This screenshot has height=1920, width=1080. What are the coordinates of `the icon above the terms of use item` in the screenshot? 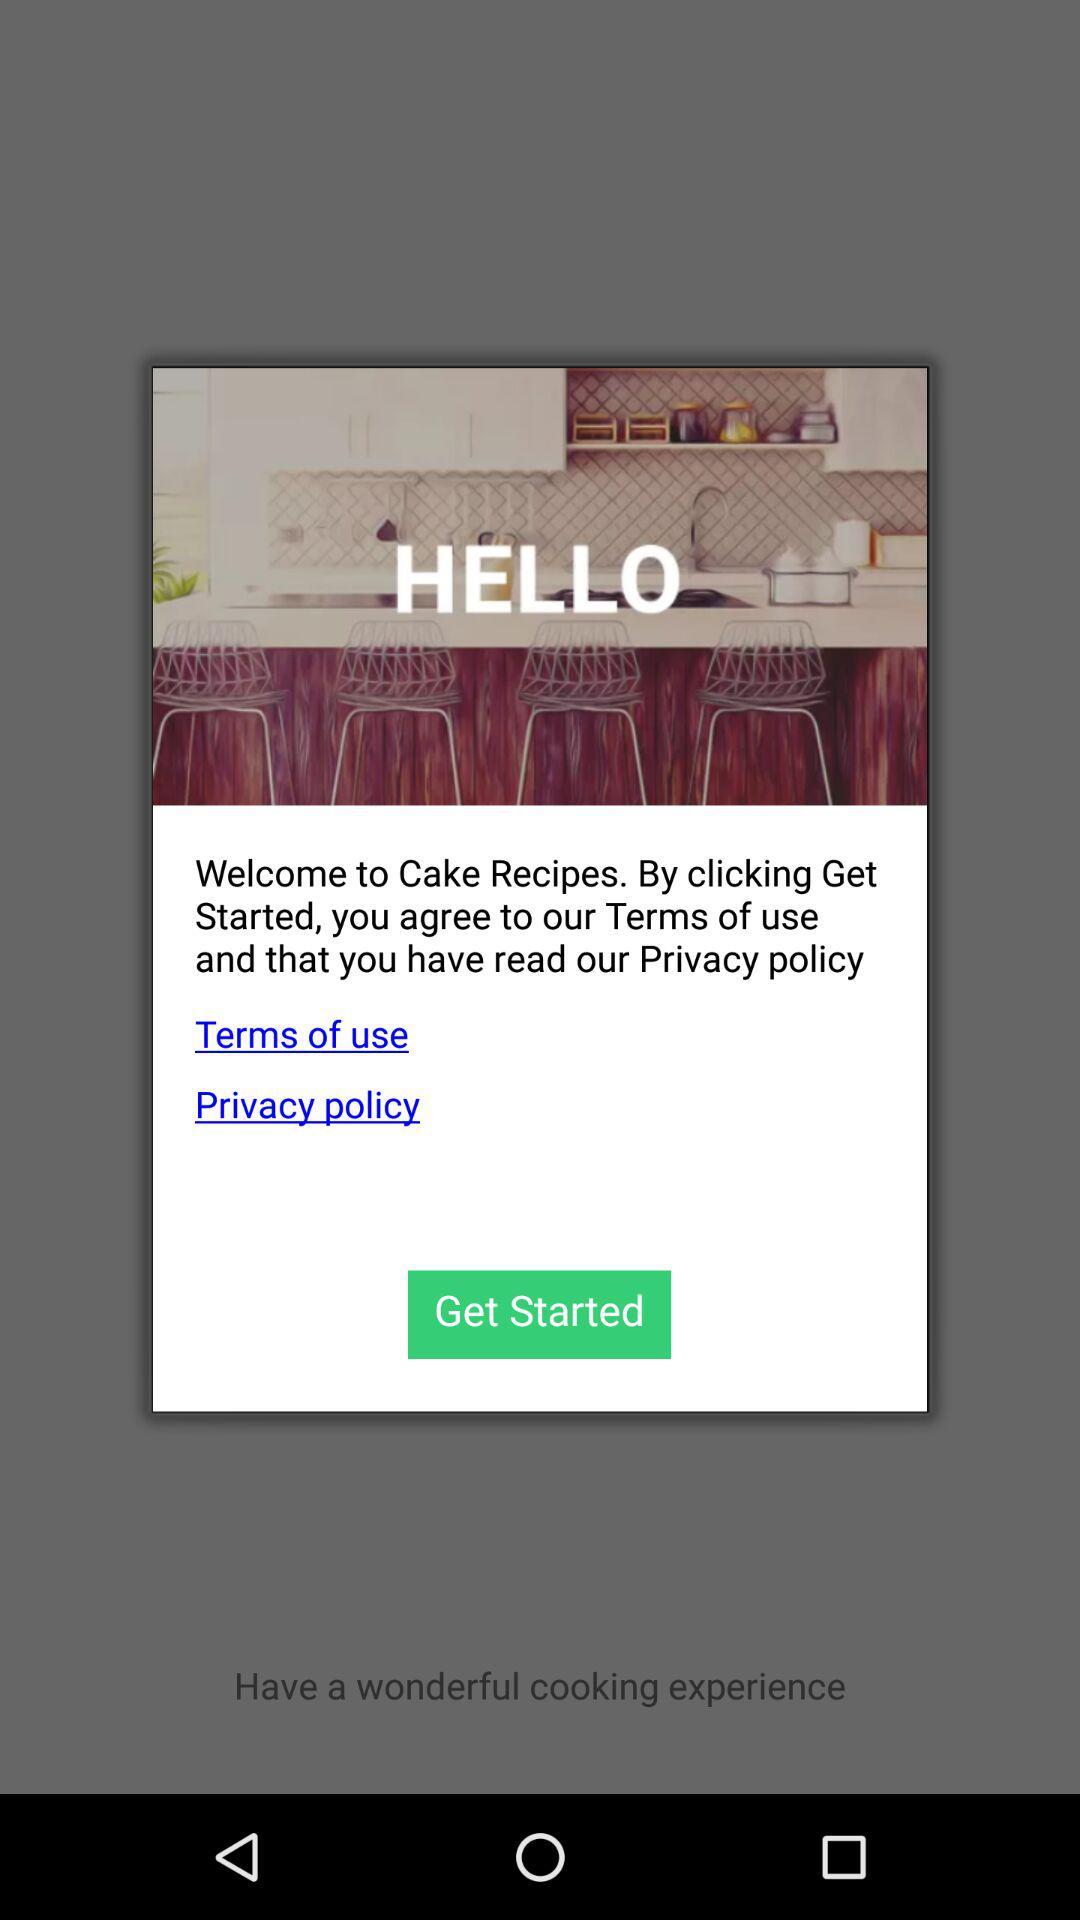 It's located at (518, 898).